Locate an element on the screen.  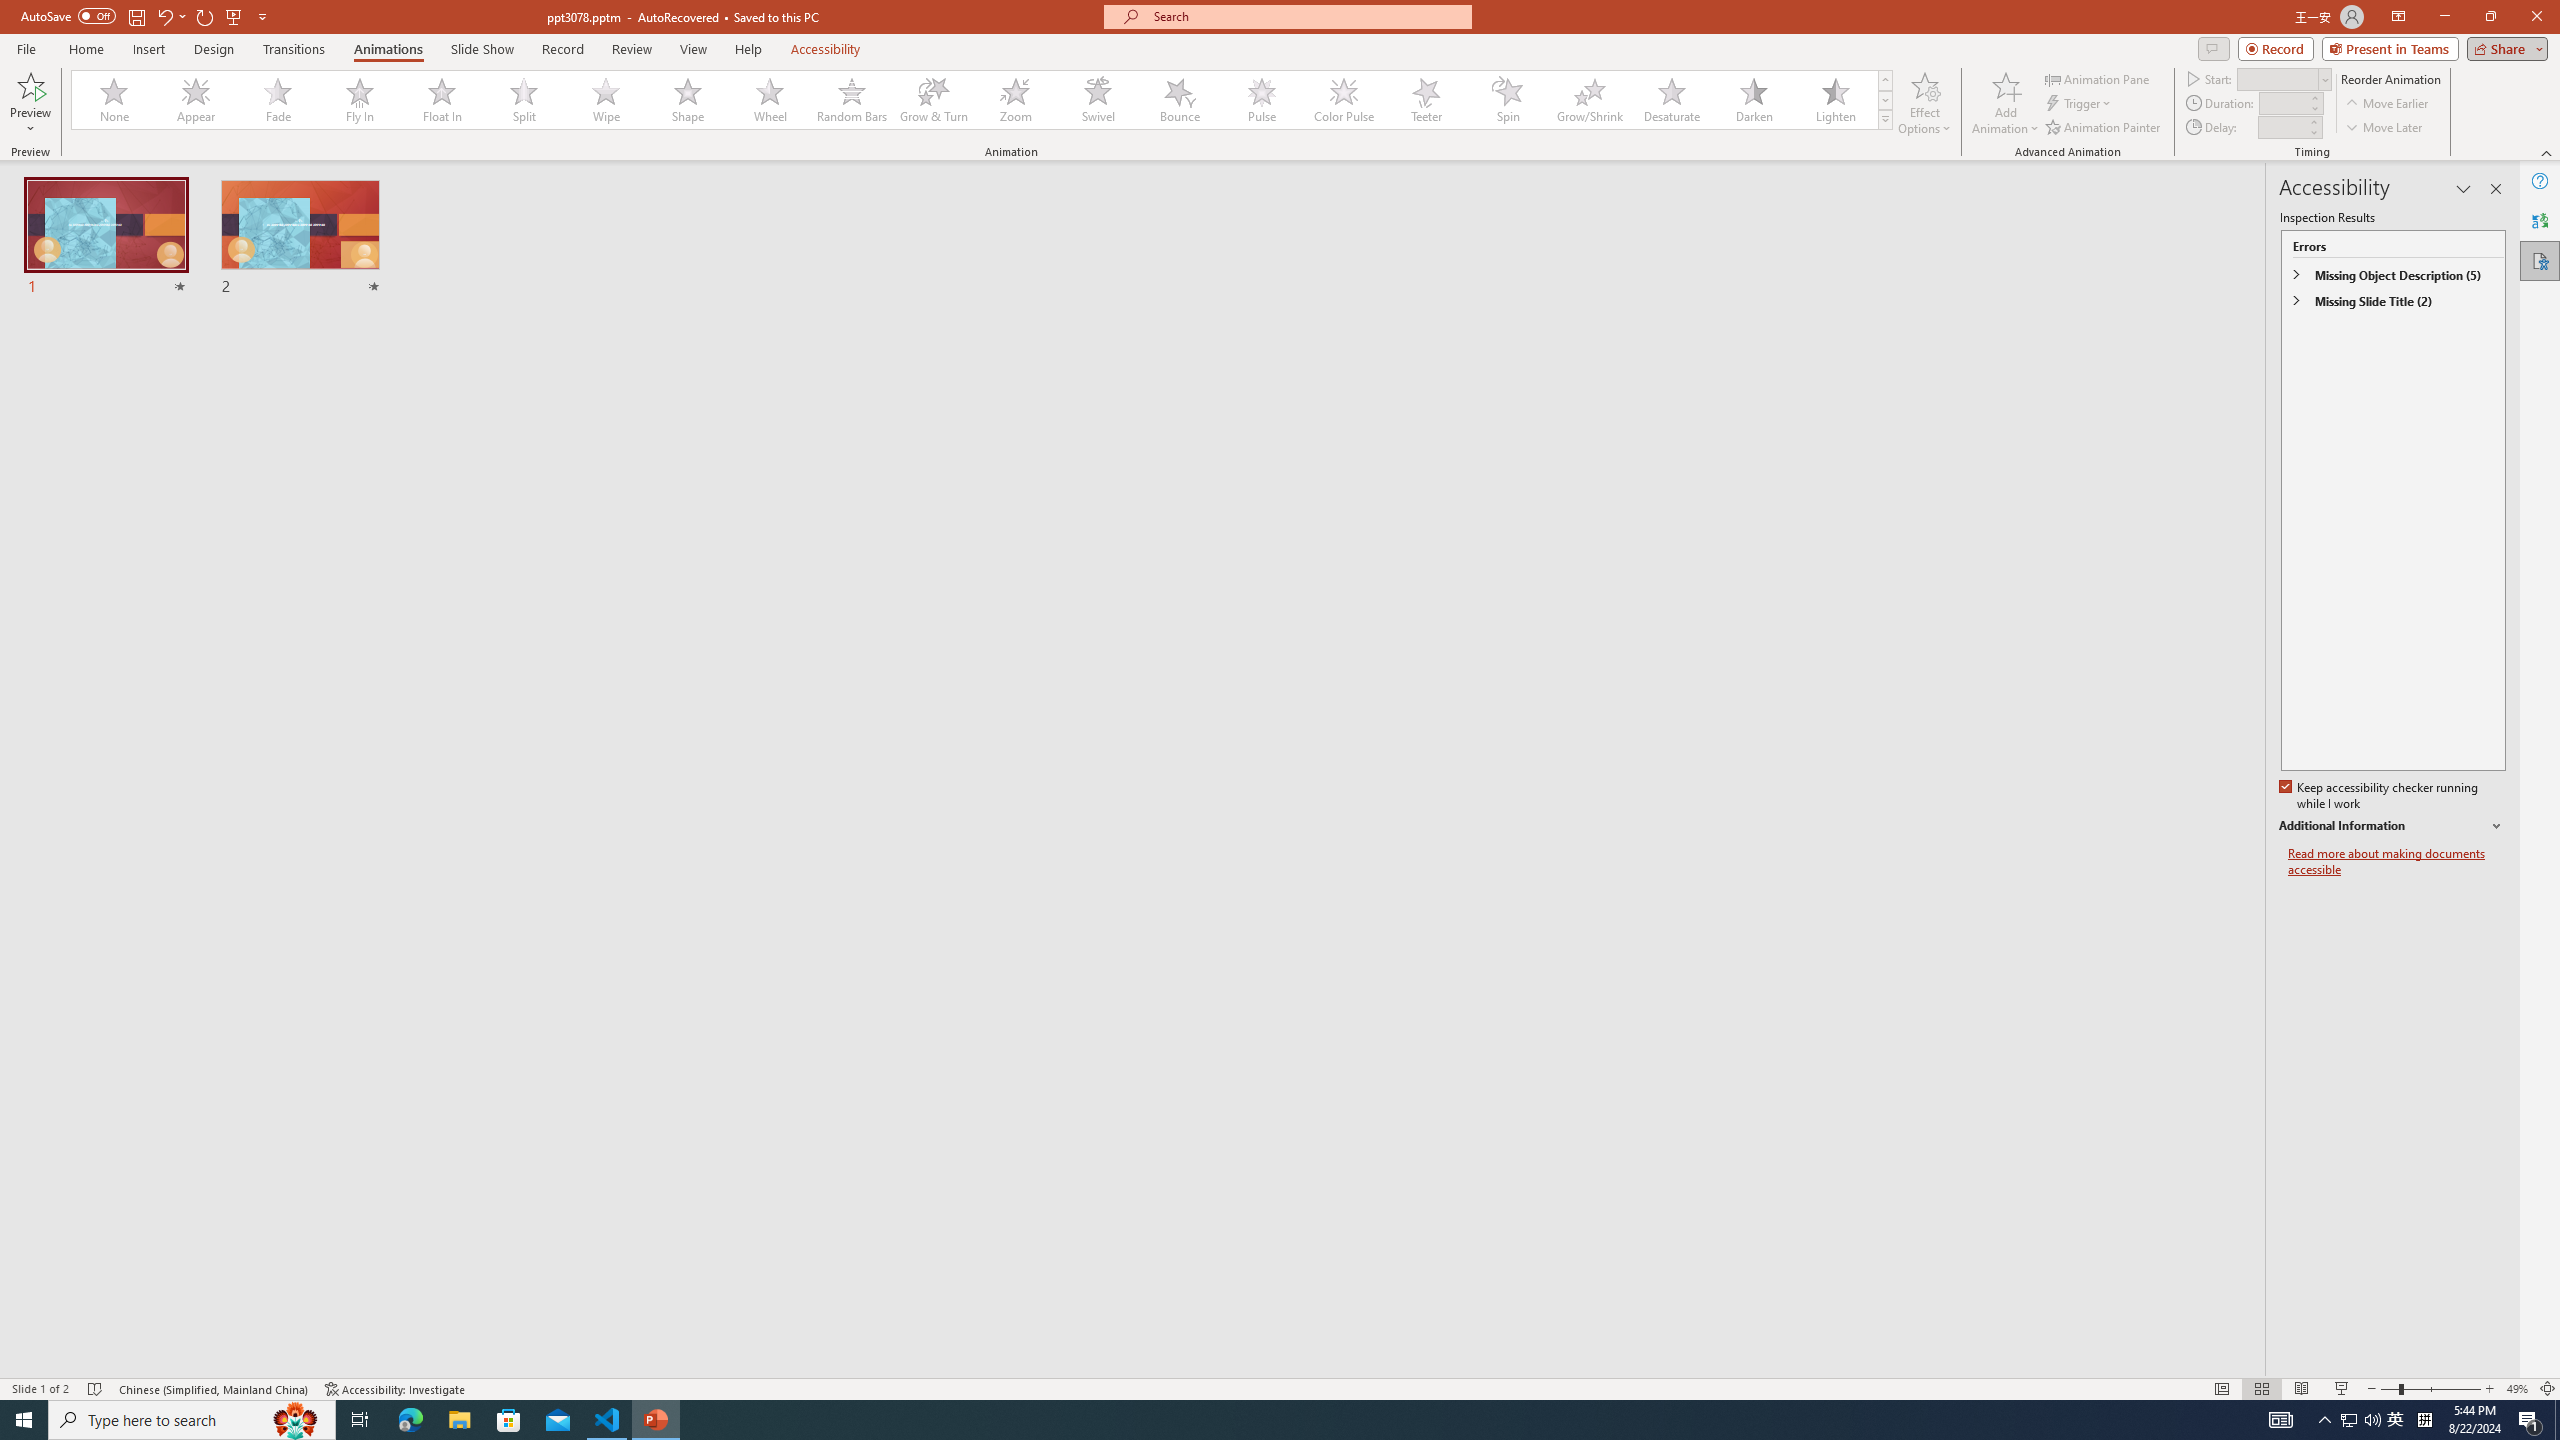
'Task Pane Options' is located at coordinates (2463, 188).